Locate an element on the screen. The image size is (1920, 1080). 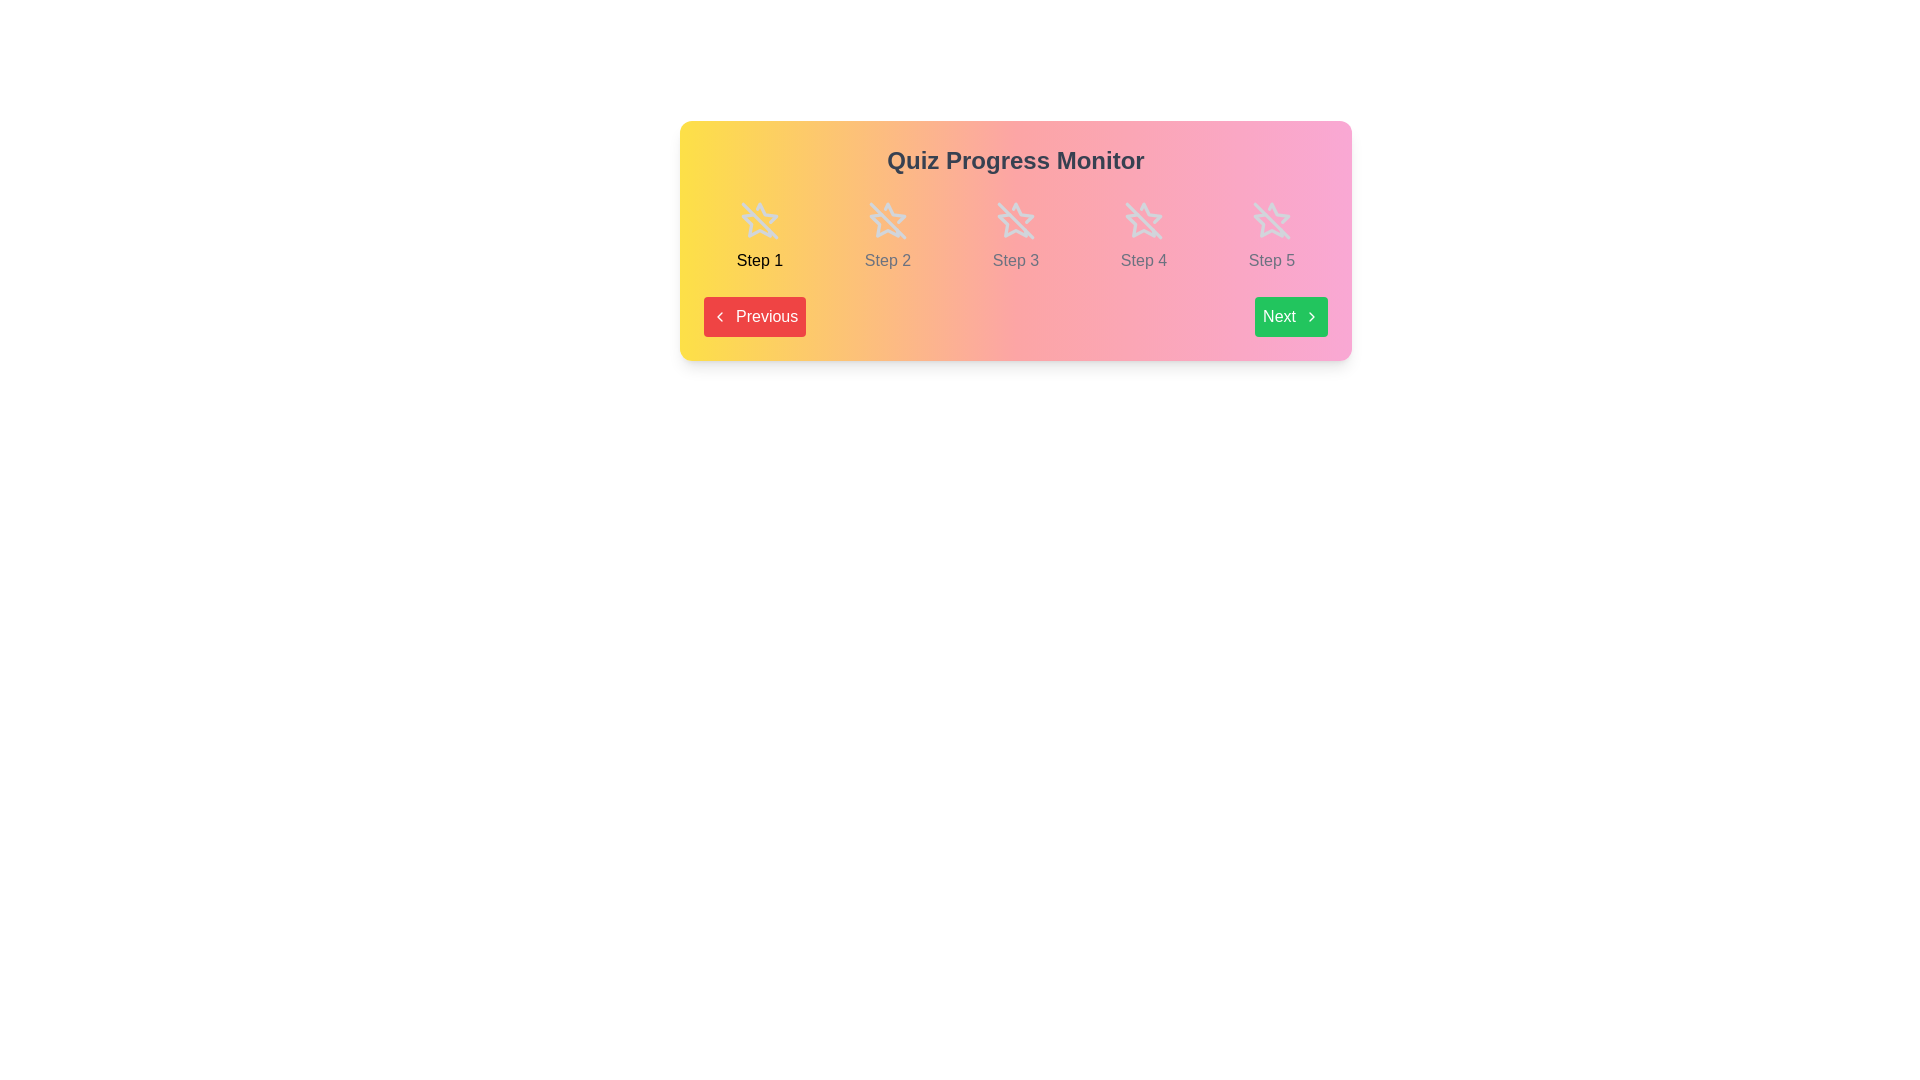
the static component with a crossed-out star icon and the text 'Step 1', which is the first item in a sequence of five similar elements is located at coordinates (758, 235).